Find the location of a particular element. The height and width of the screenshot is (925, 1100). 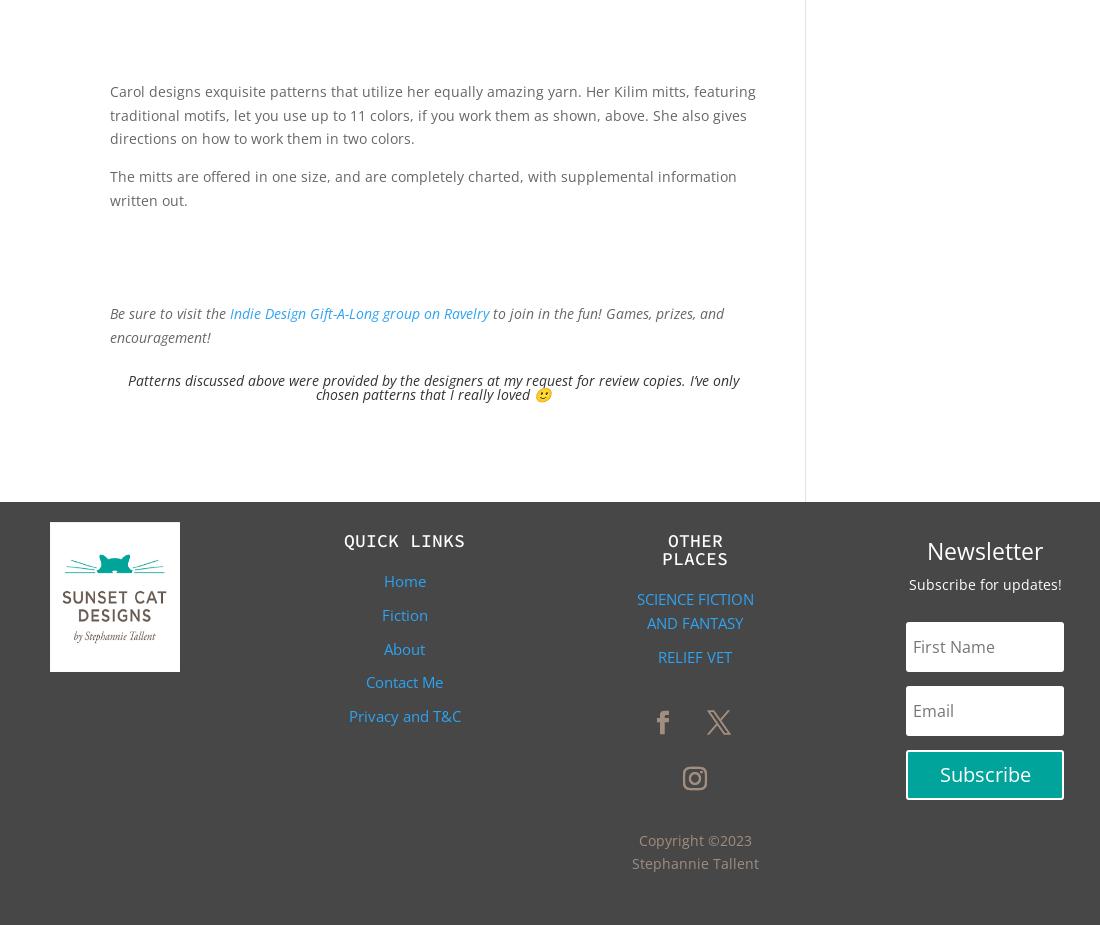

'Science Fiction and Fantasy' is located at coordinates (693, 610).